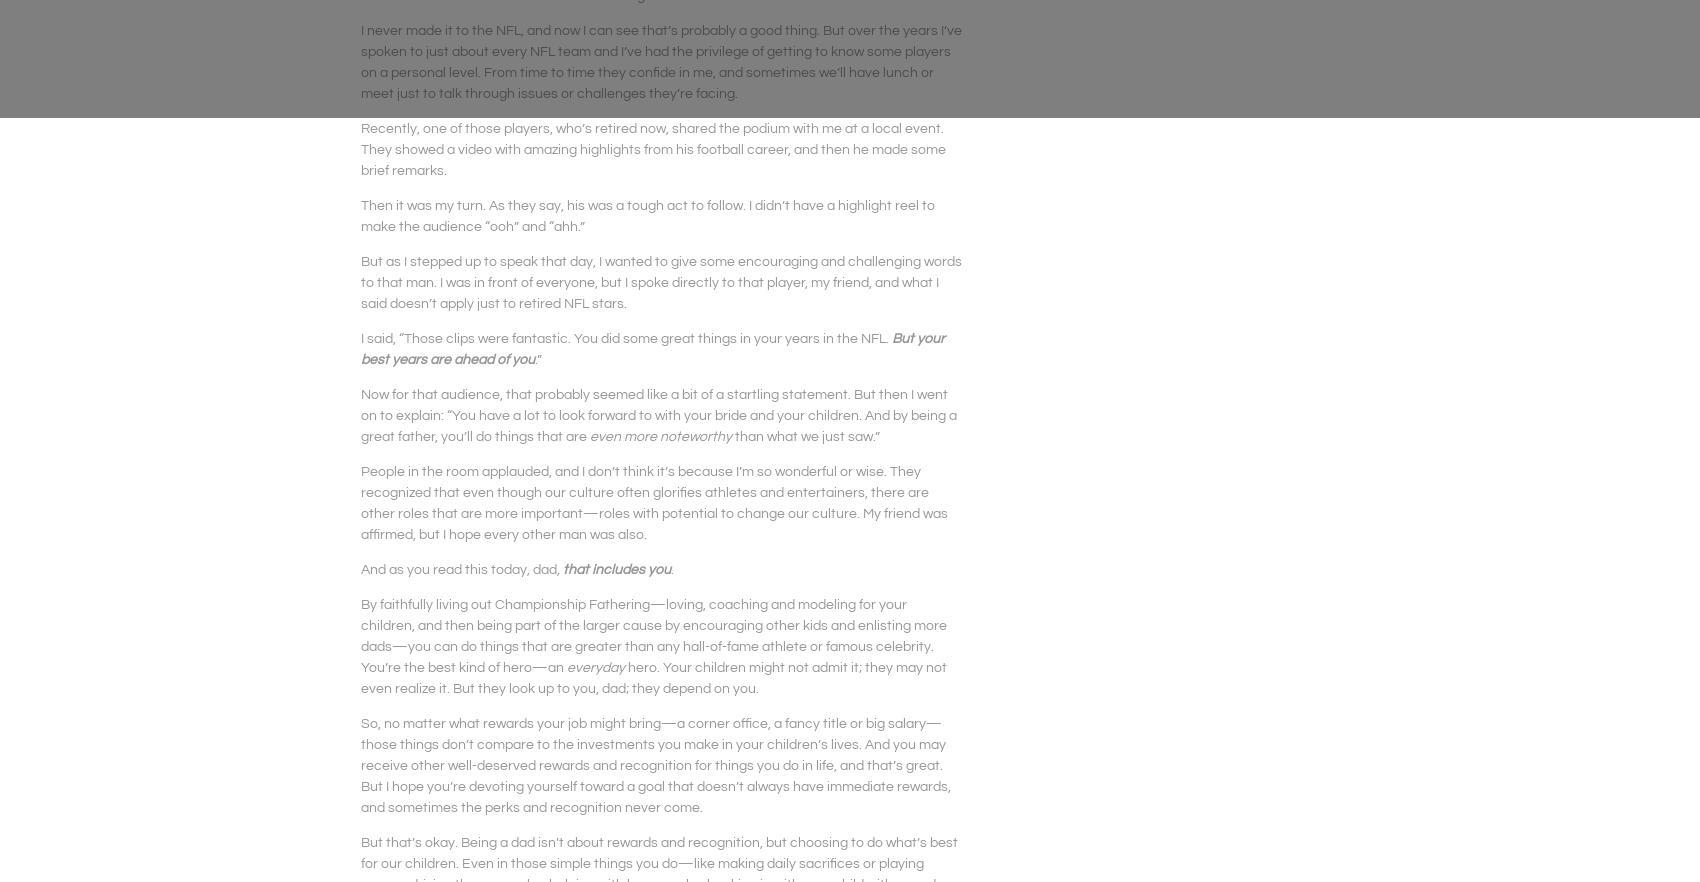 The height and width of the screenshot is (882, 1700). I want to click on 'Then it was my turn. As they say, his was a tough act to follow. I didn’t have a highlight reel to make the audience “ooh” and “ahh.”', so click(360, 215).